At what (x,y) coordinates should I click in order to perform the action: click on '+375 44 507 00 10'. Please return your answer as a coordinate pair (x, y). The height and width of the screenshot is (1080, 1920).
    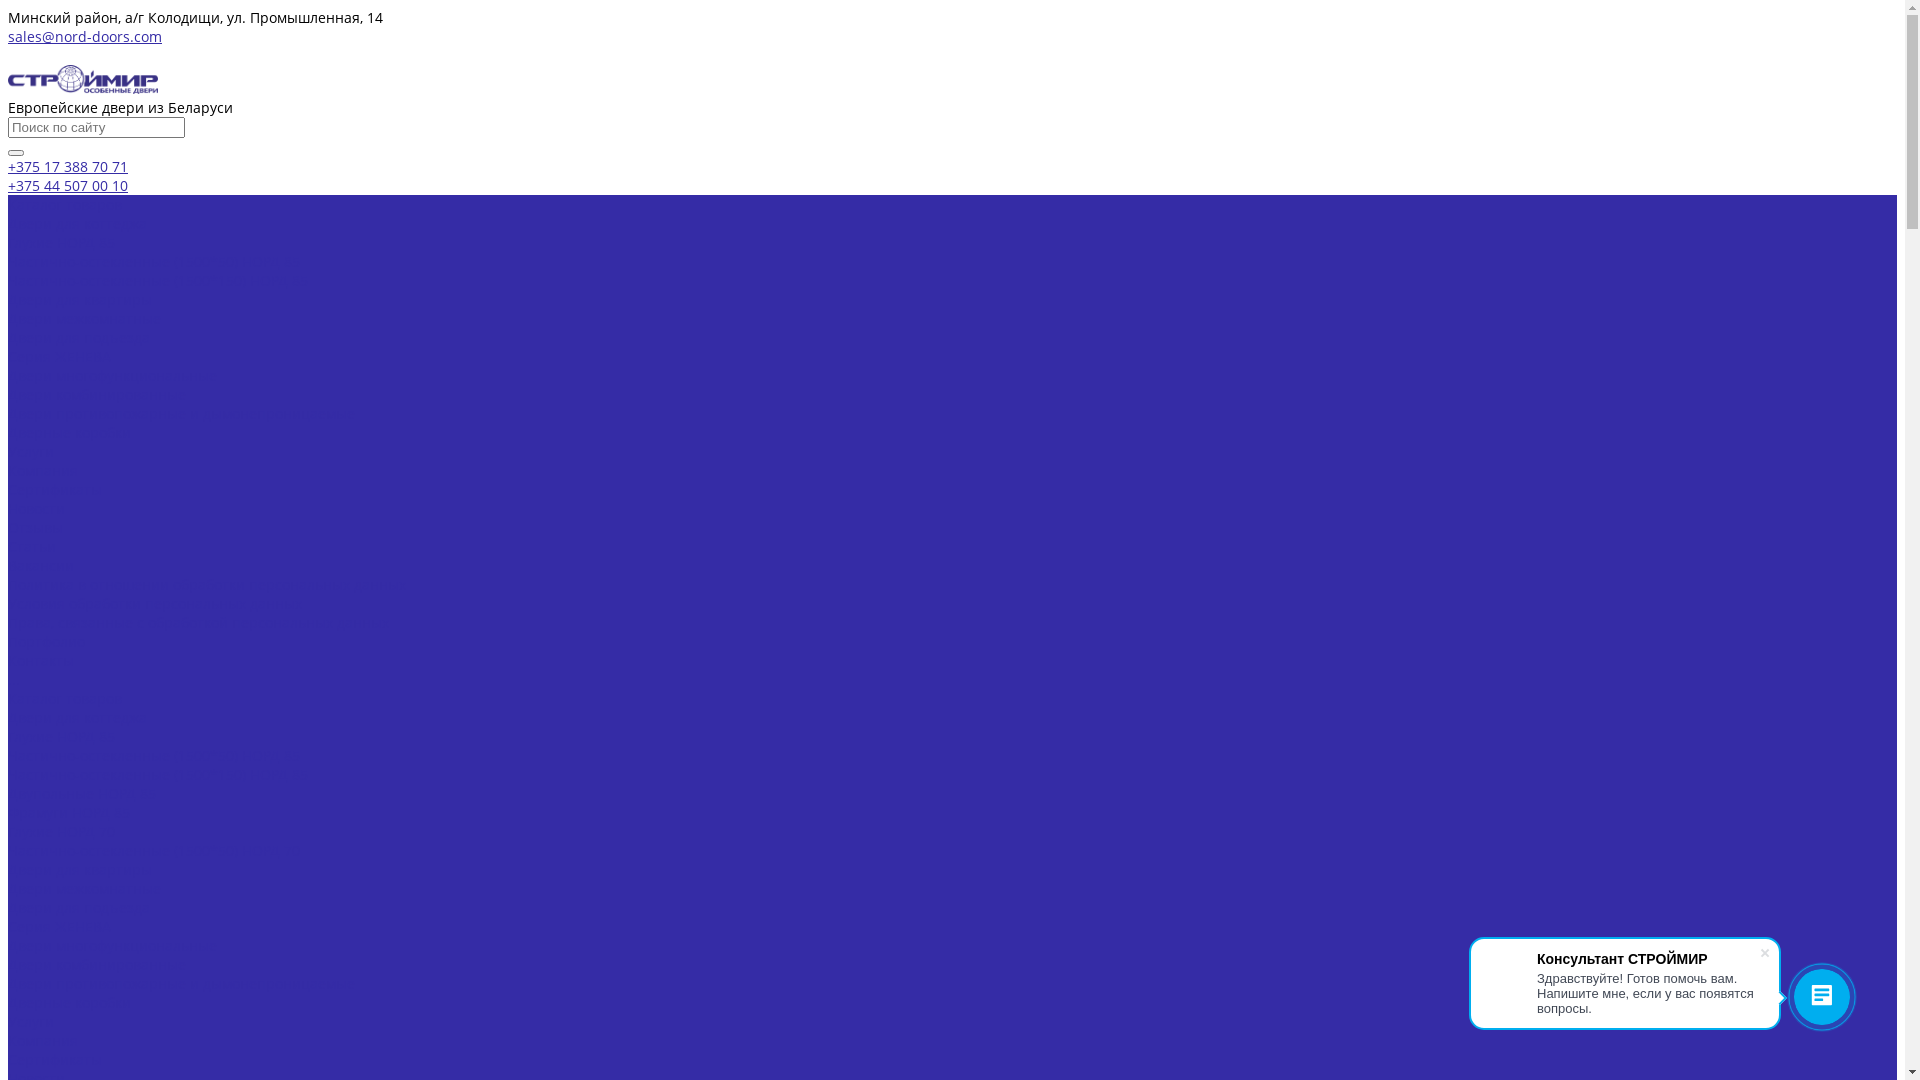
    Looking at the image, I should click on (67, 185).